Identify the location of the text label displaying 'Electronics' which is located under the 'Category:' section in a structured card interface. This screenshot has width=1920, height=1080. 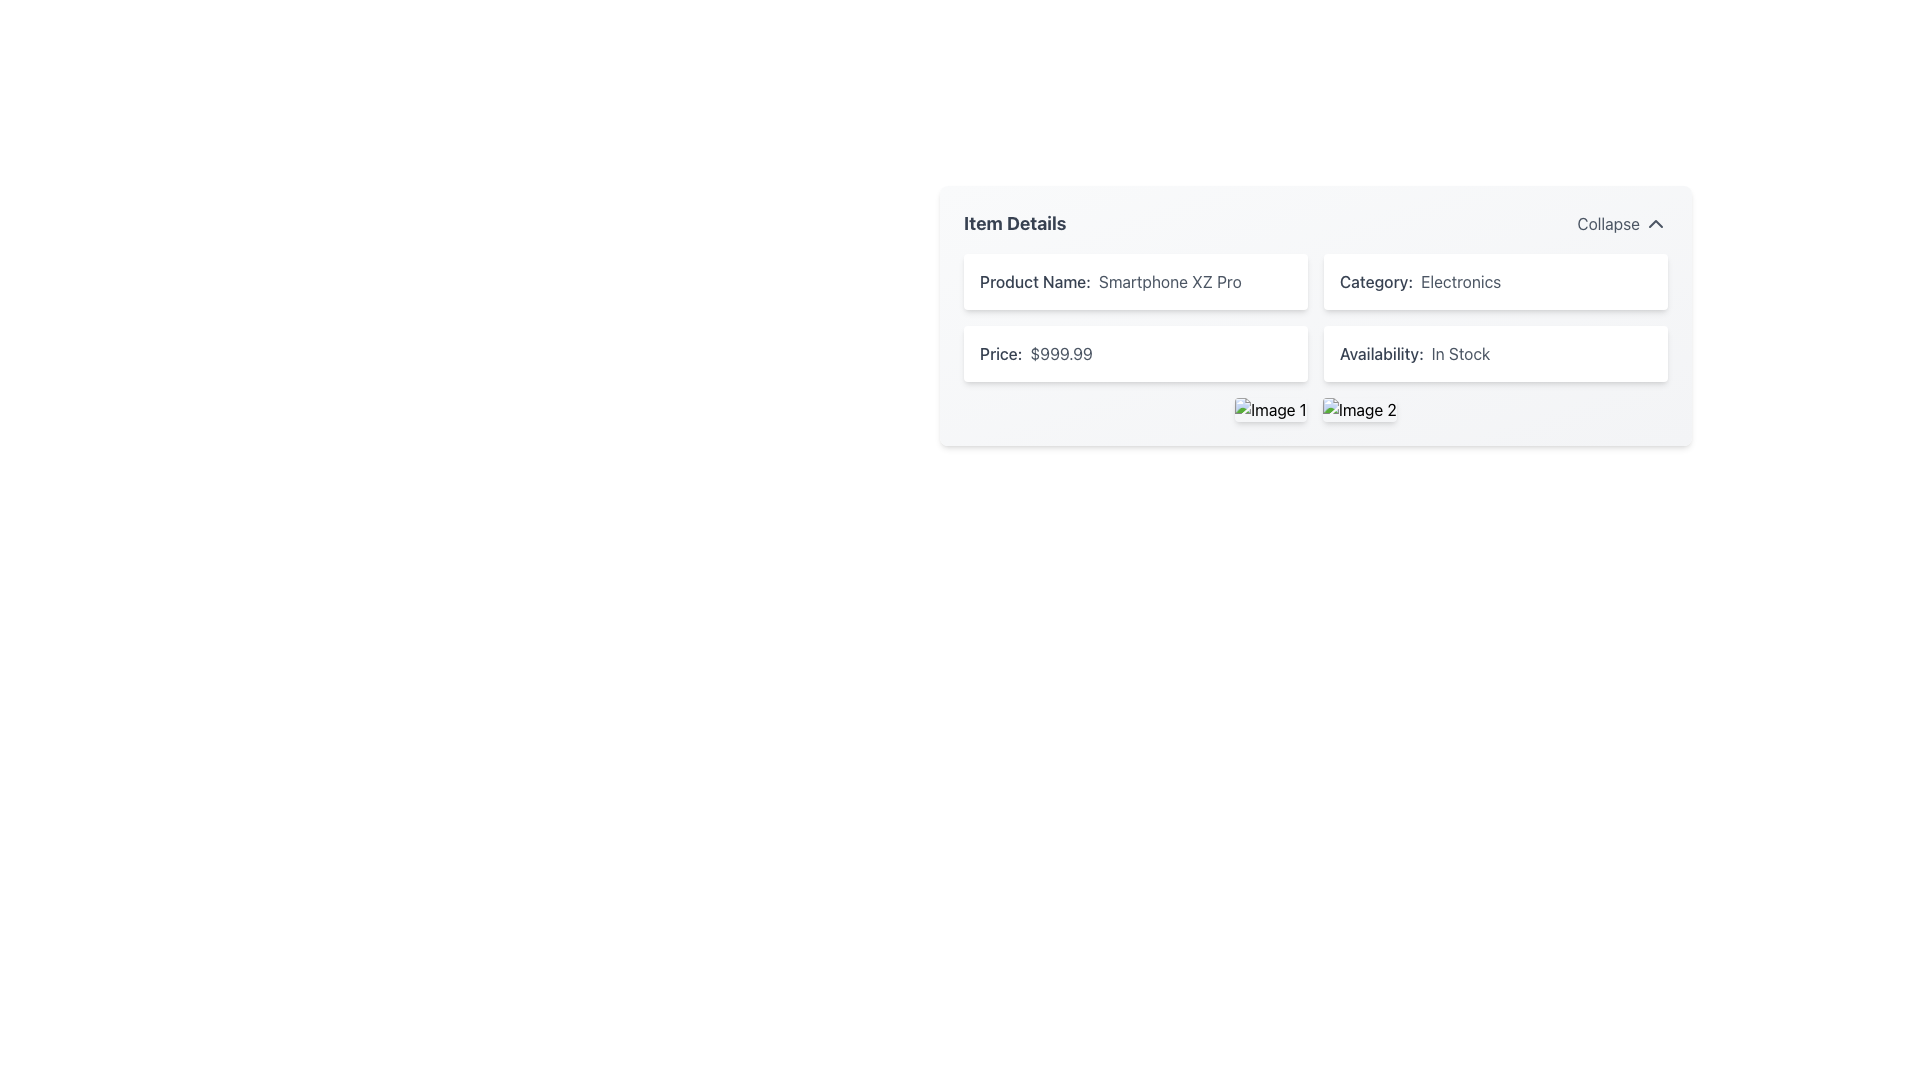
(1461, 281).